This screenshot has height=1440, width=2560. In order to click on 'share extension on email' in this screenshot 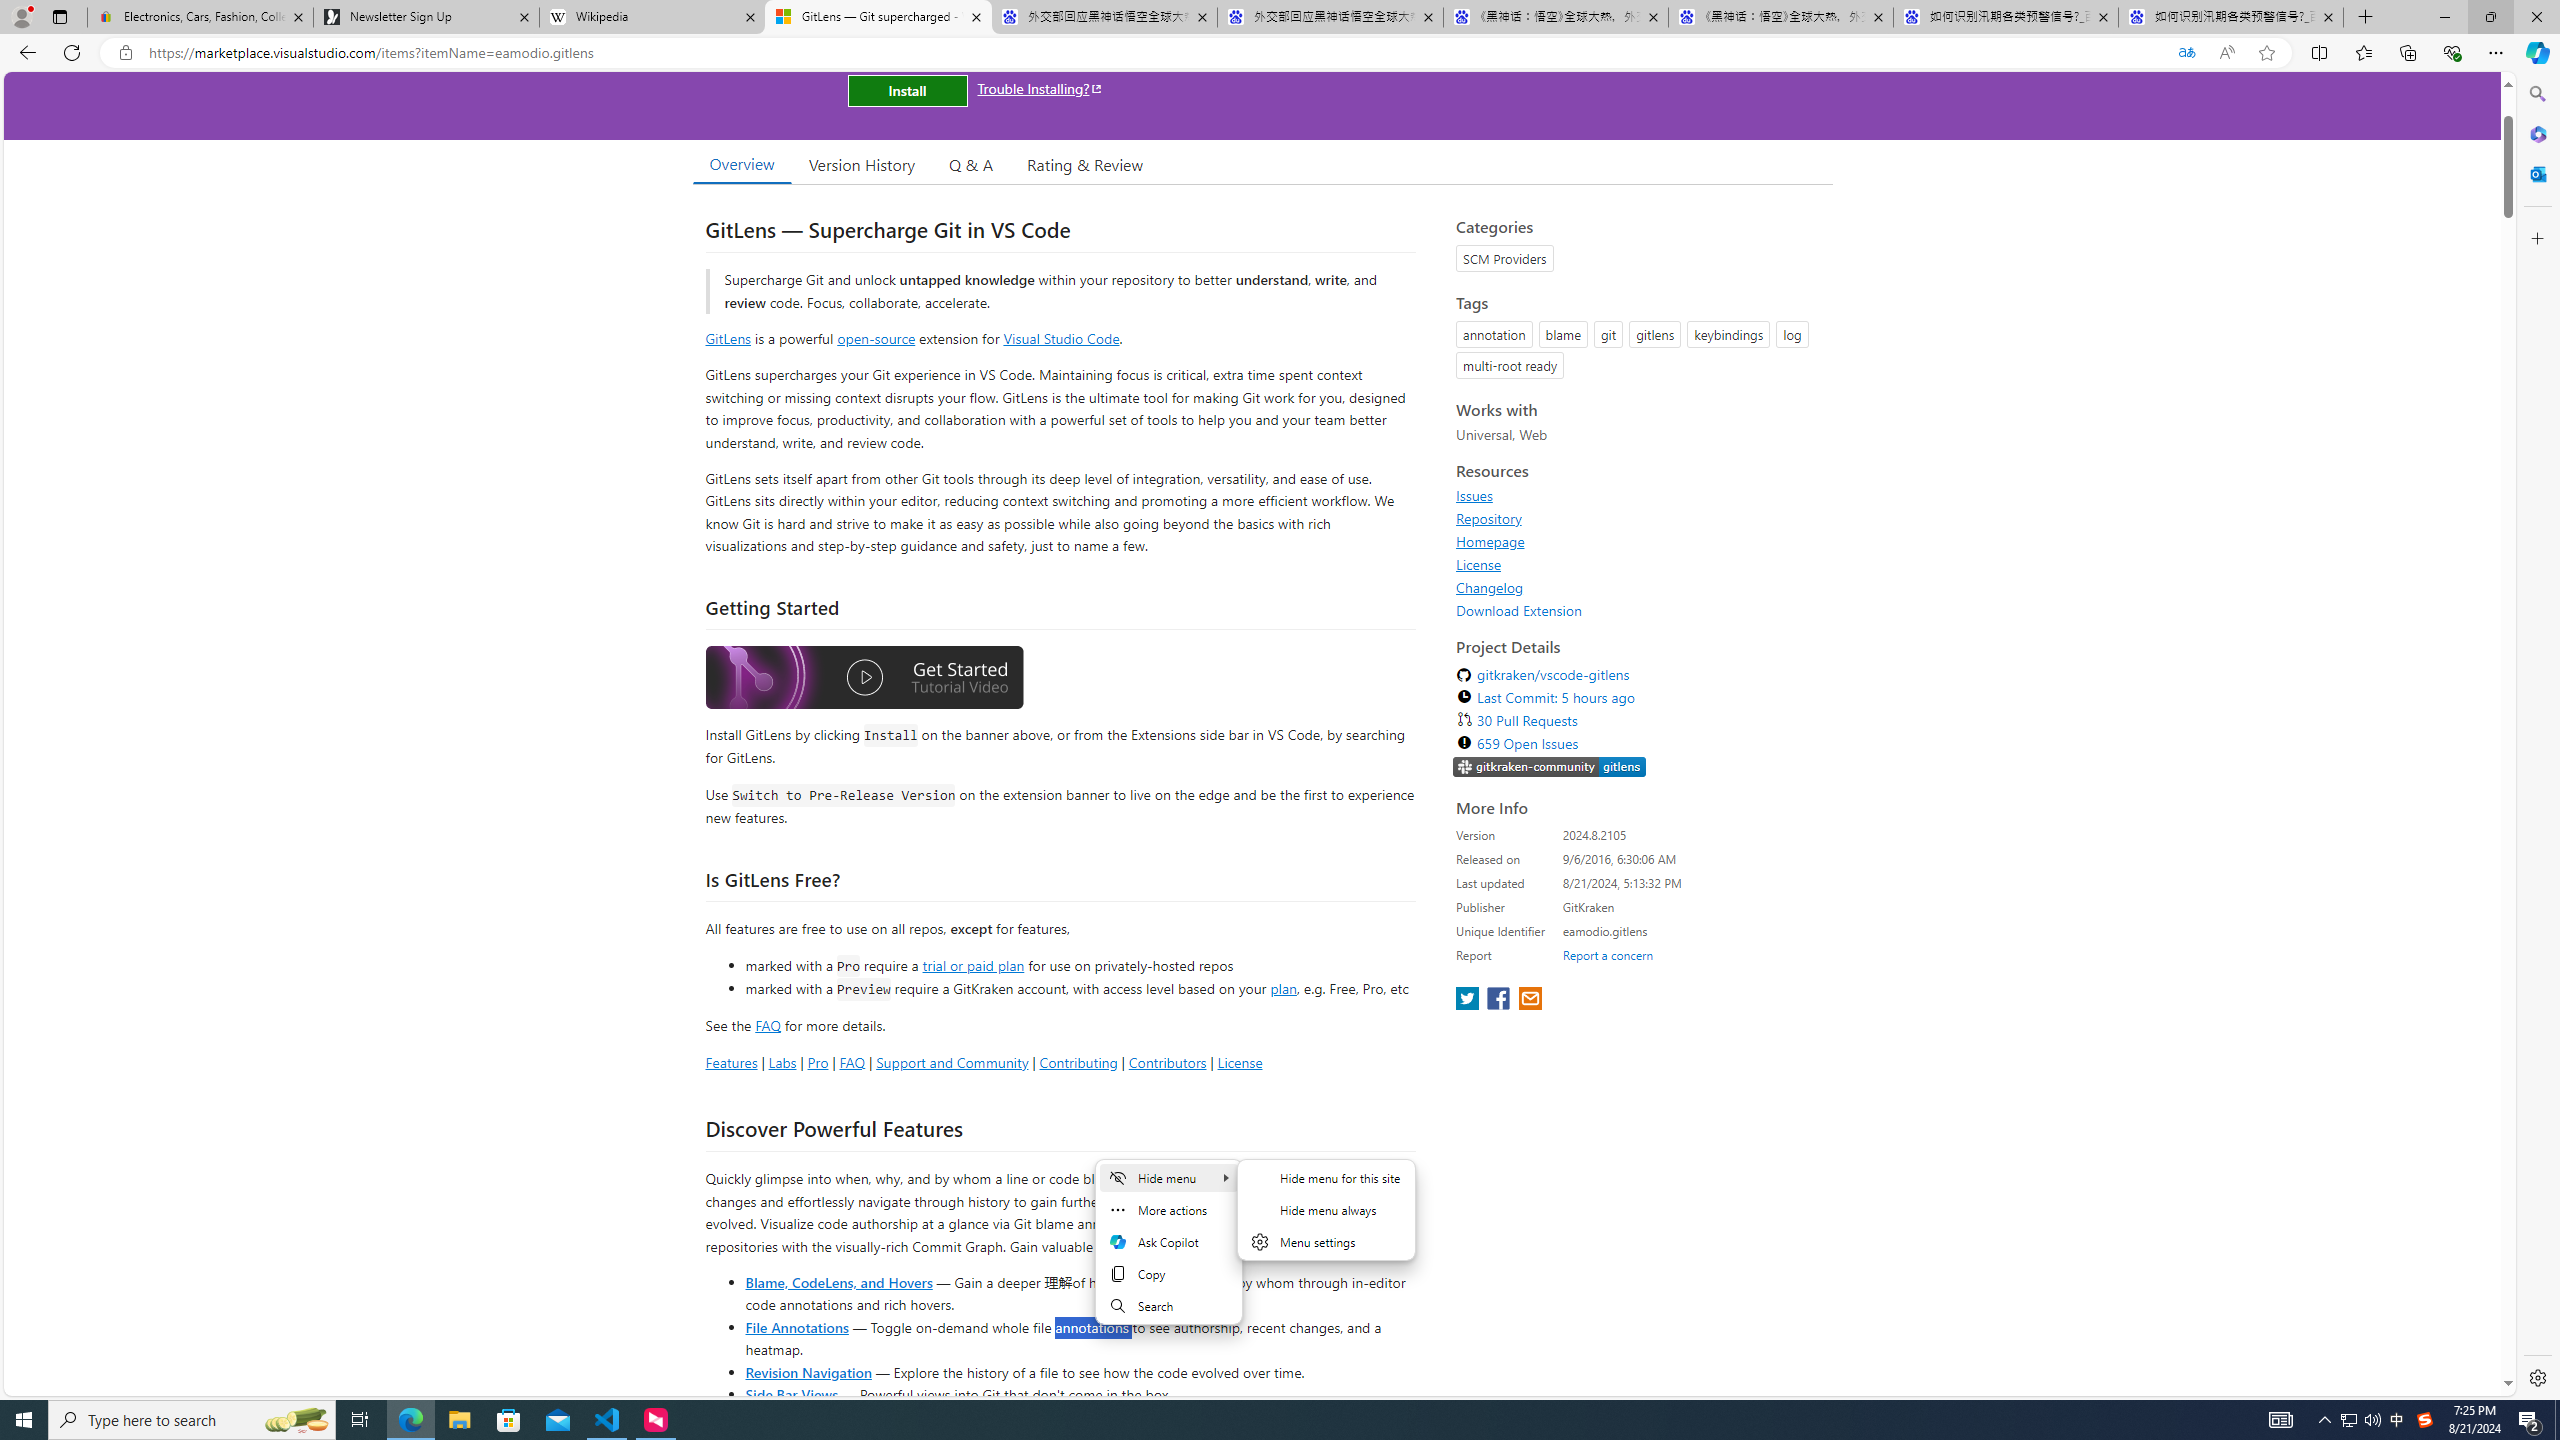, I will do `click(1528, 999)`.